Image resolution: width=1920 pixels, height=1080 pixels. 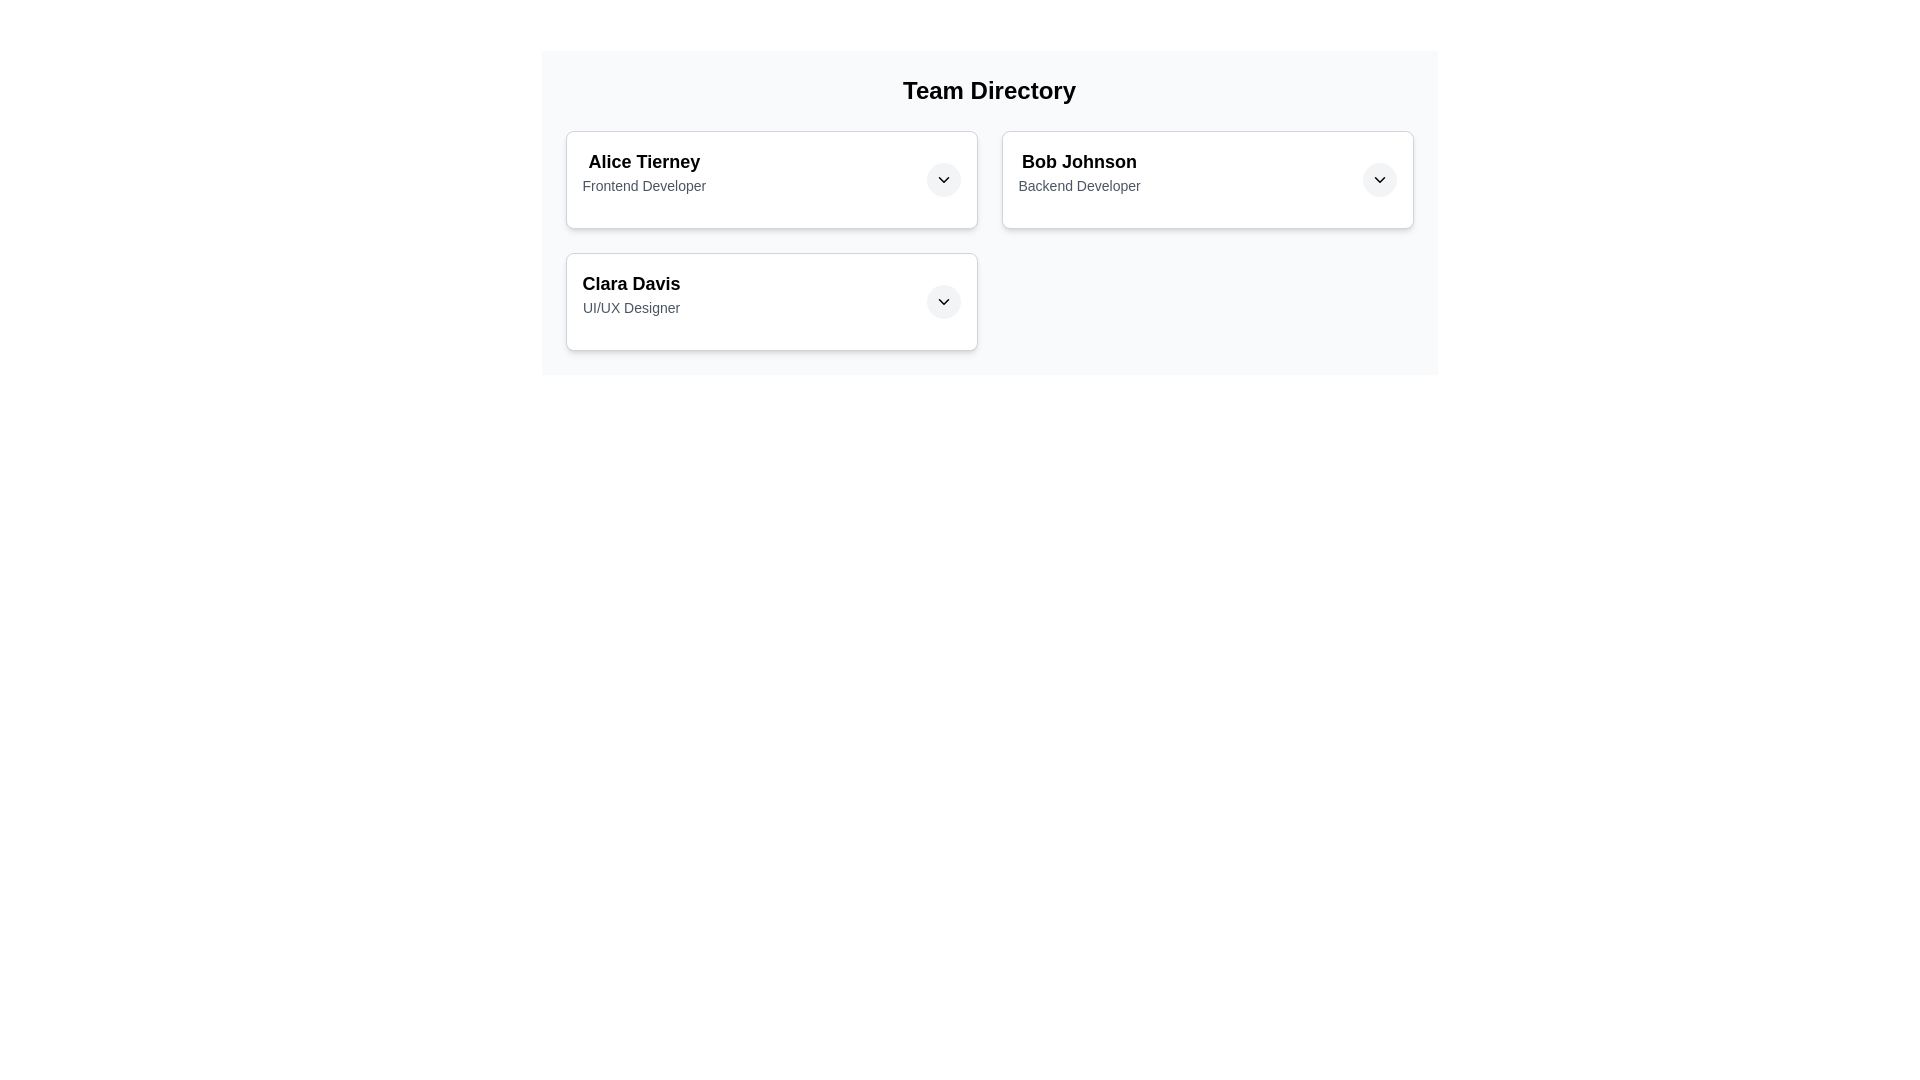 What do you see at coordinates (942, 180) in the screenshot?
I see `the small circular button with a chevron-down icon located in the top-right corner of the card for 'Alice Tierney - Frontend Developer'` at bounding box center [942, 180].